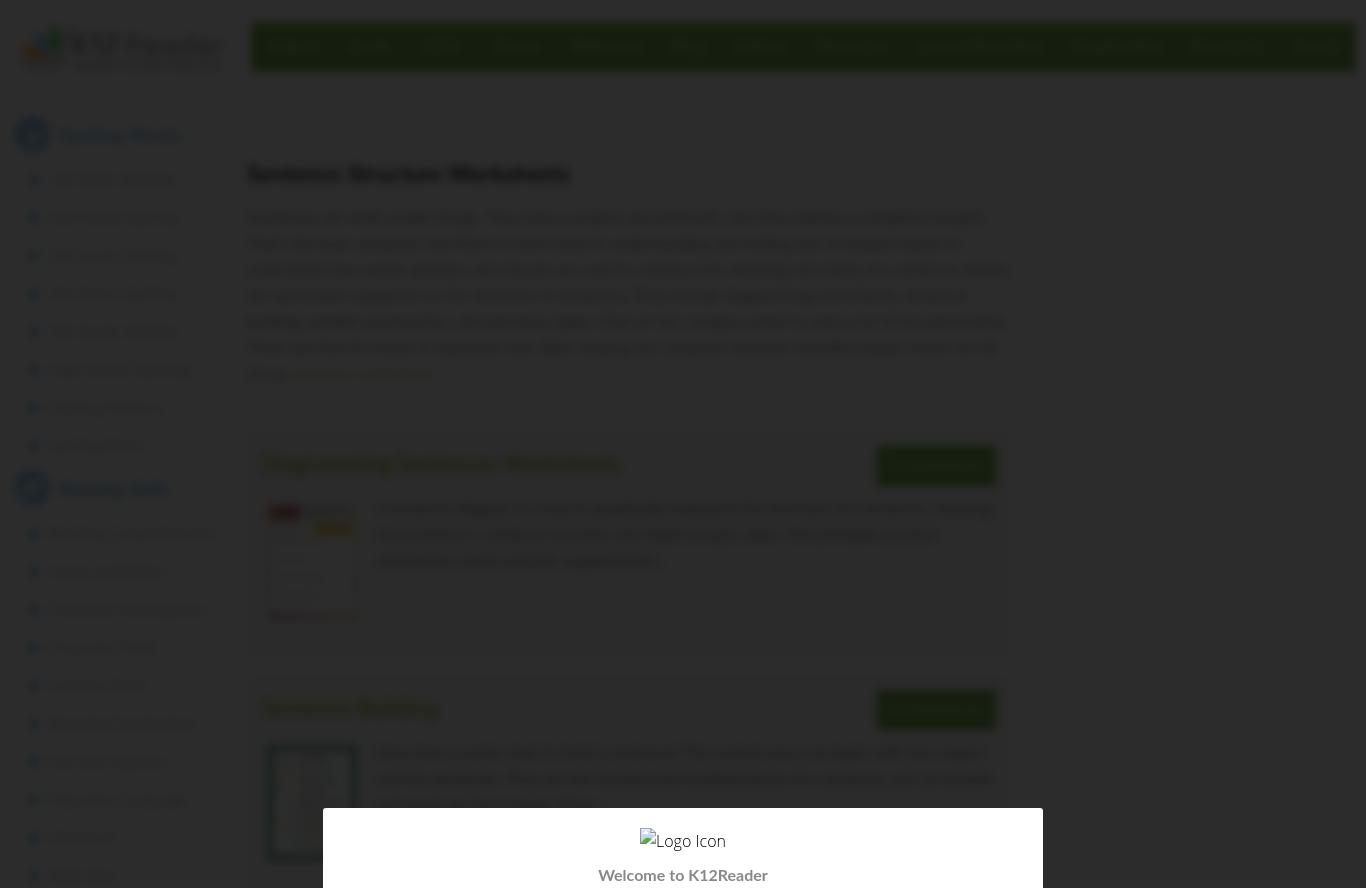  What do you see at coordinates (114, 490) in the screenshot?
I see `'Reading Skills'` at bounding box center [114, 490].